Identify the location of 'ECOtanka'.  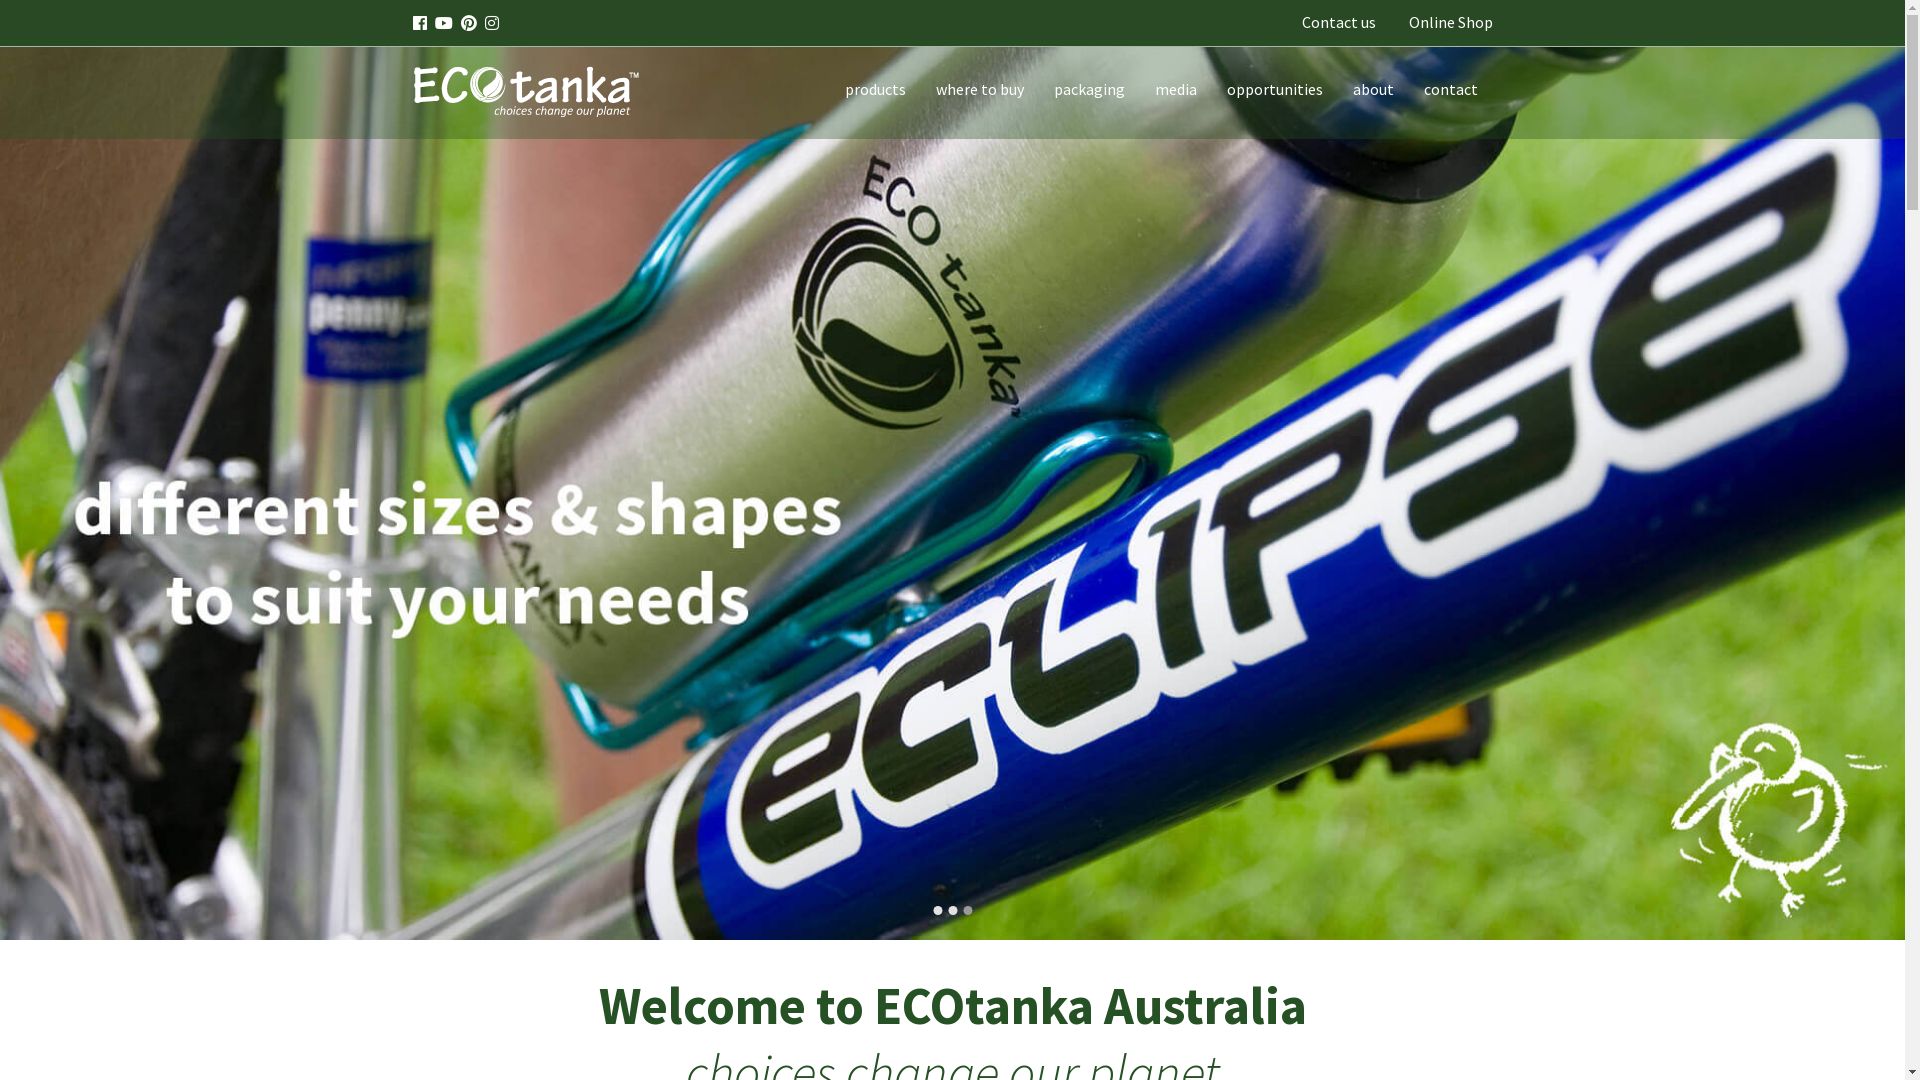
(951, 493).